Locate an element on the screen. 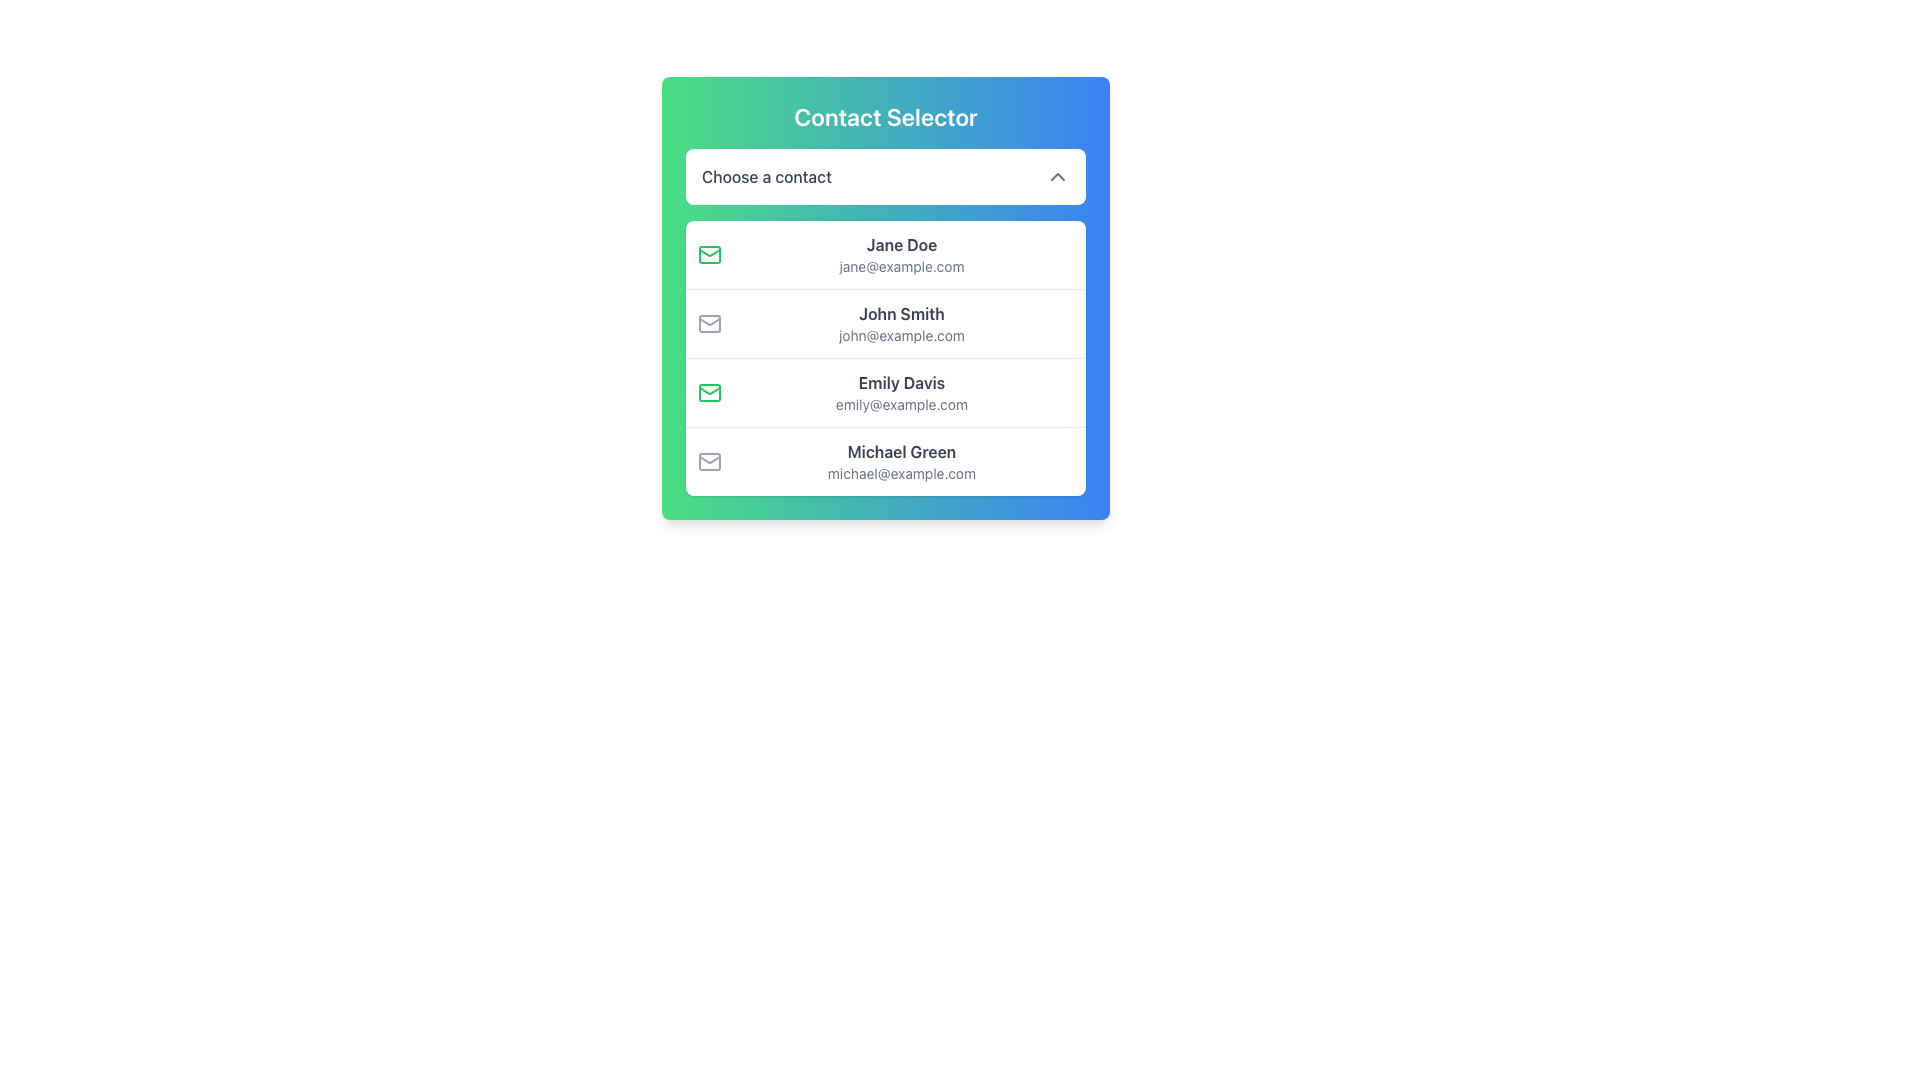 The width and height of the screenshot is (1920, 1080). the Dropdown selector located within the 'Contact Selector' card is located at coordinates (885, 176).